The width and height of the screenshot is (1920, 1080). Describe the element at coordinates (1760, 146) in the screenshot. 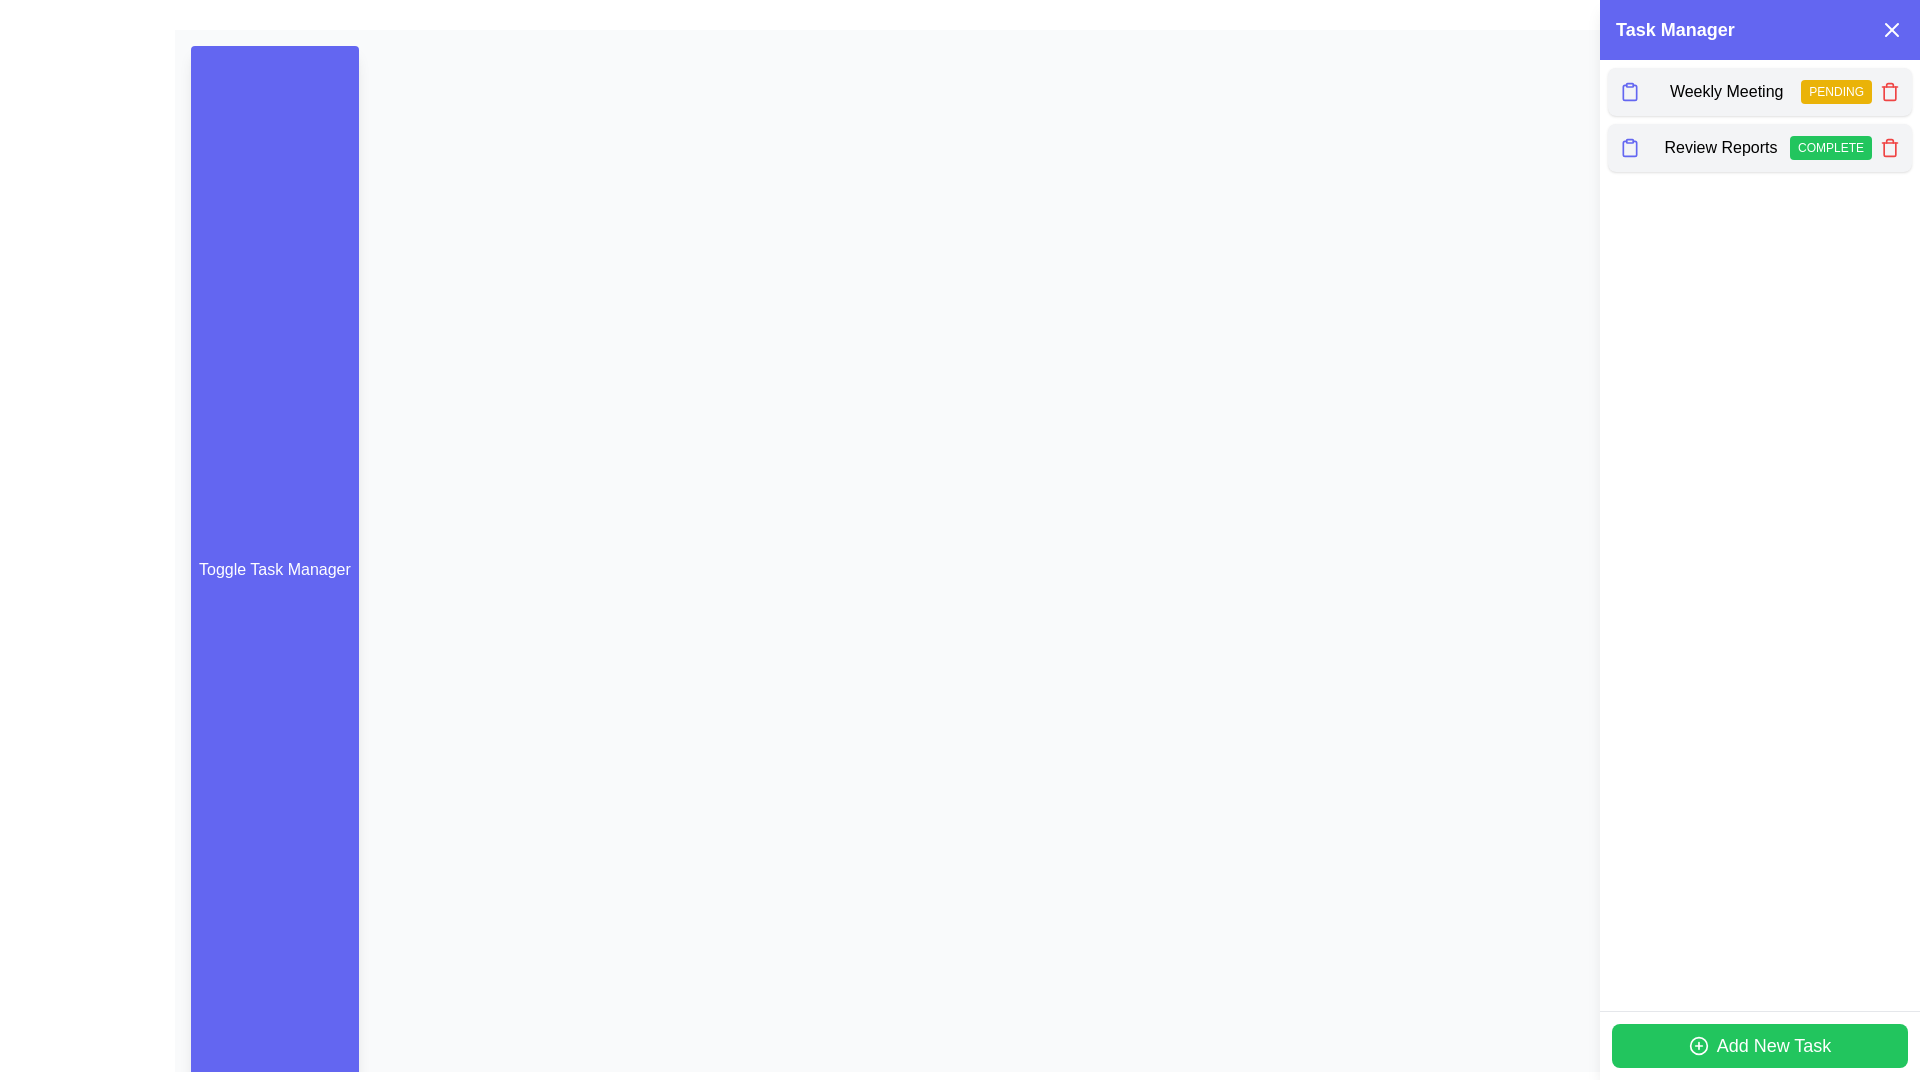

I see `the 'Review Reports' button with clipboard icon and 'COMPLETE' badge located in the Task Manager sidebar` at that location.